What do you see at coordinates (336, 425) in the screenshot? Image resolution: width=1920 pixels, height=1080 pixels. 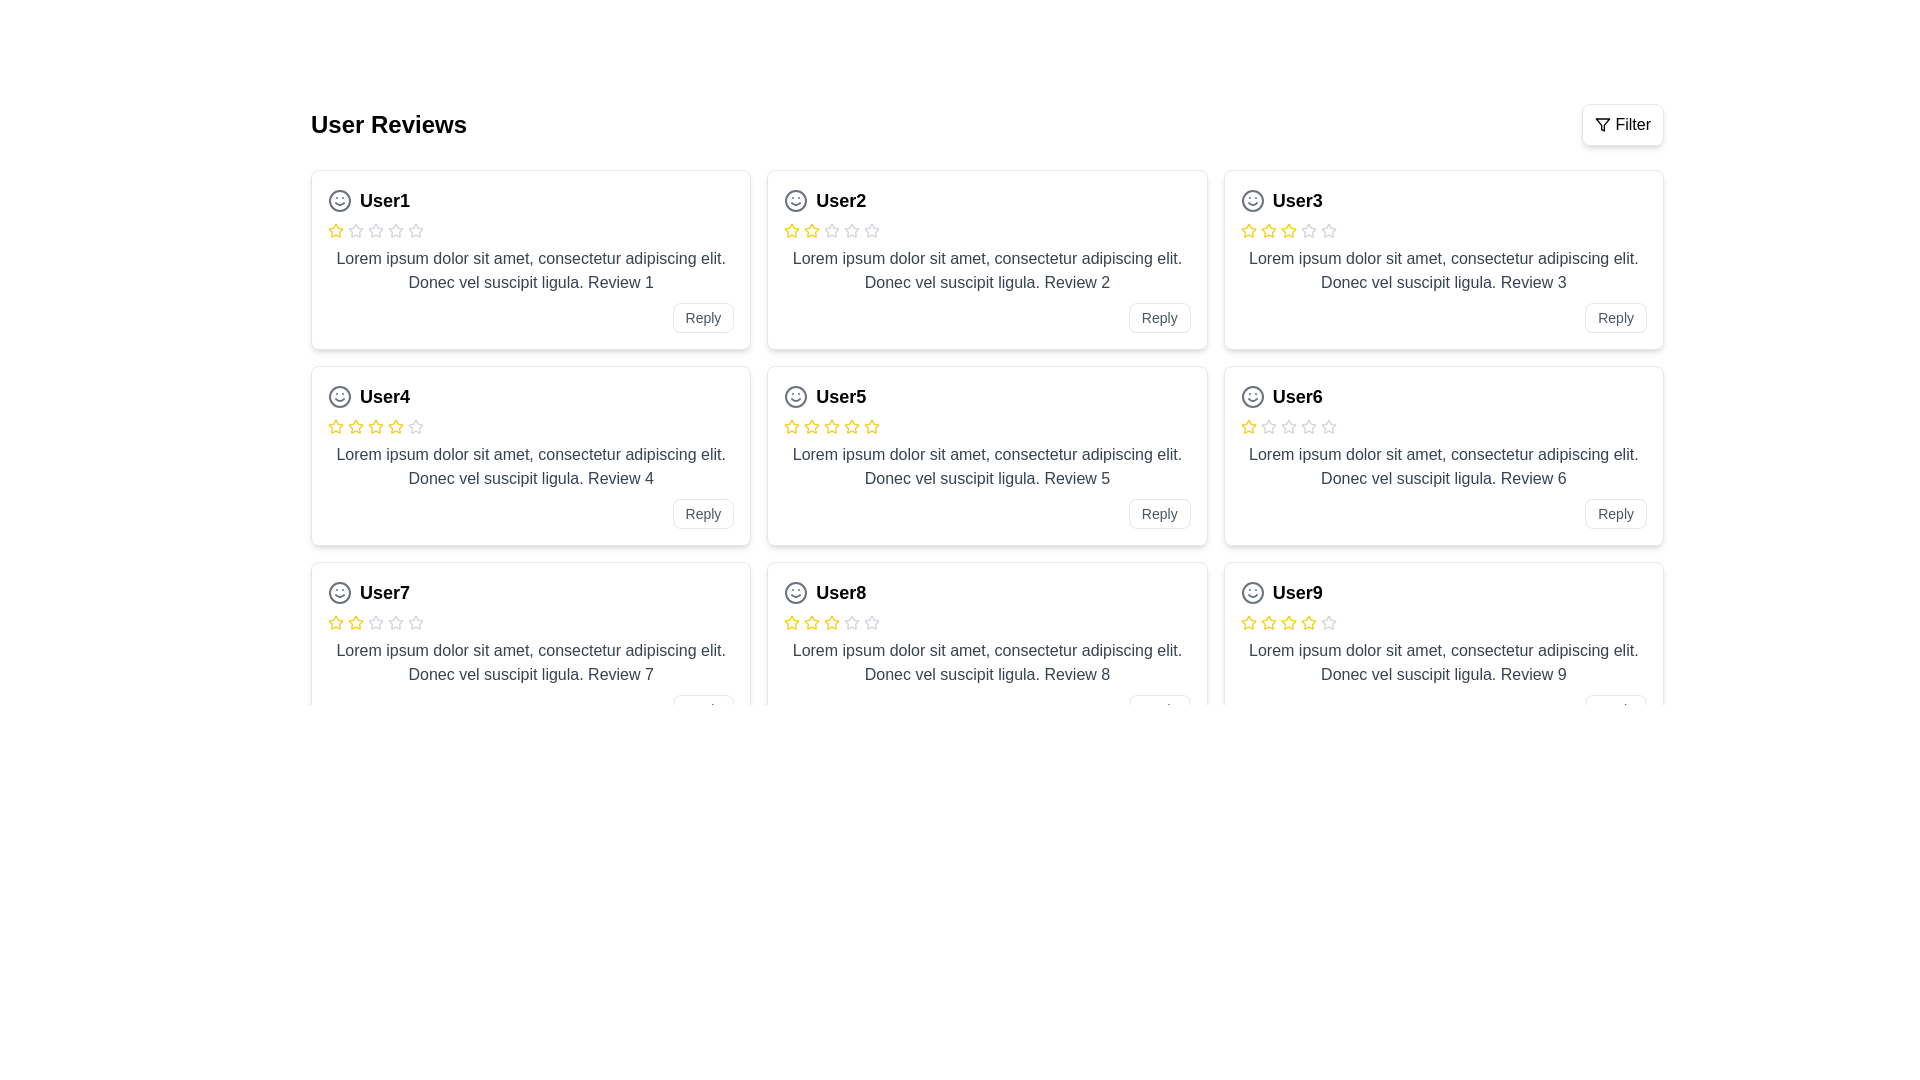 I see `the second star icon in the rating system for User4's review, which represents the second rating level in a scale of five` at bounding box center [336, 425].